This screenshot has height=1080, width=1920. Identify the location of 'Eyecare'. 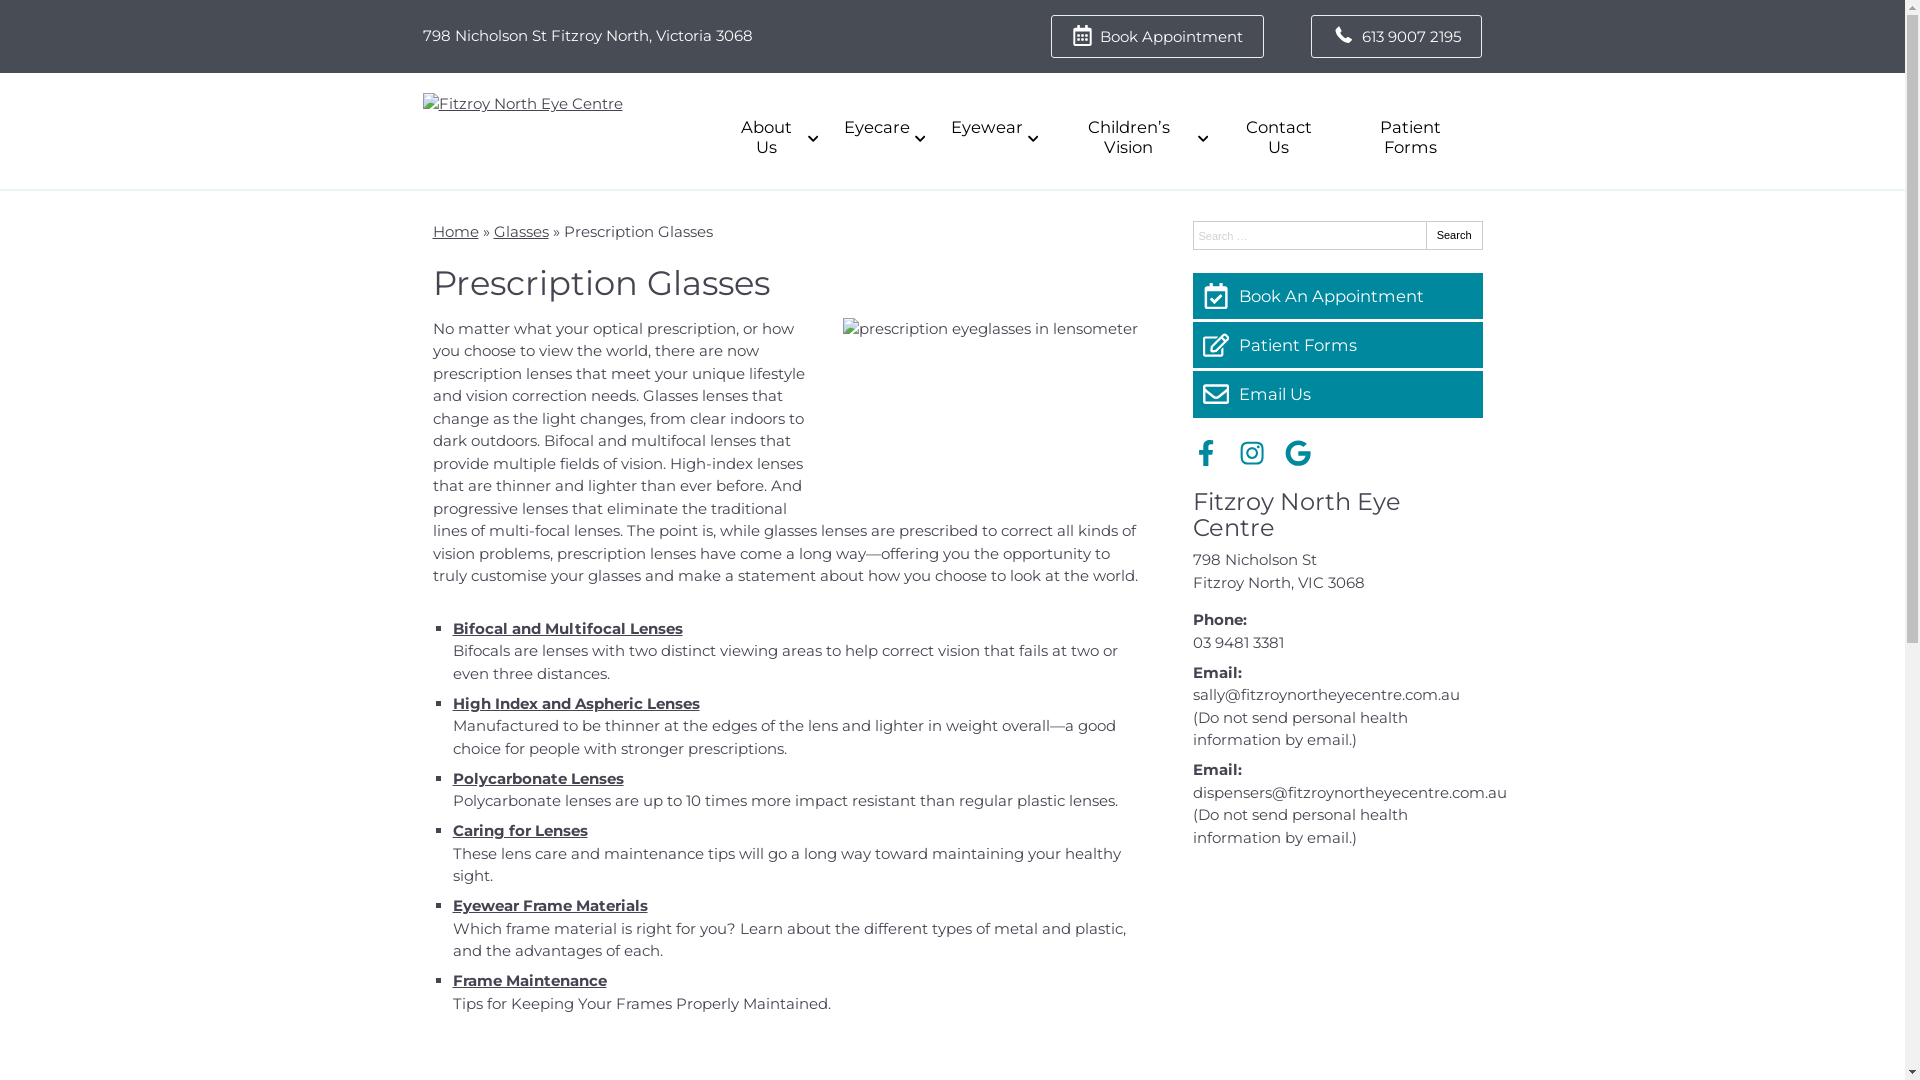
(828, 127).